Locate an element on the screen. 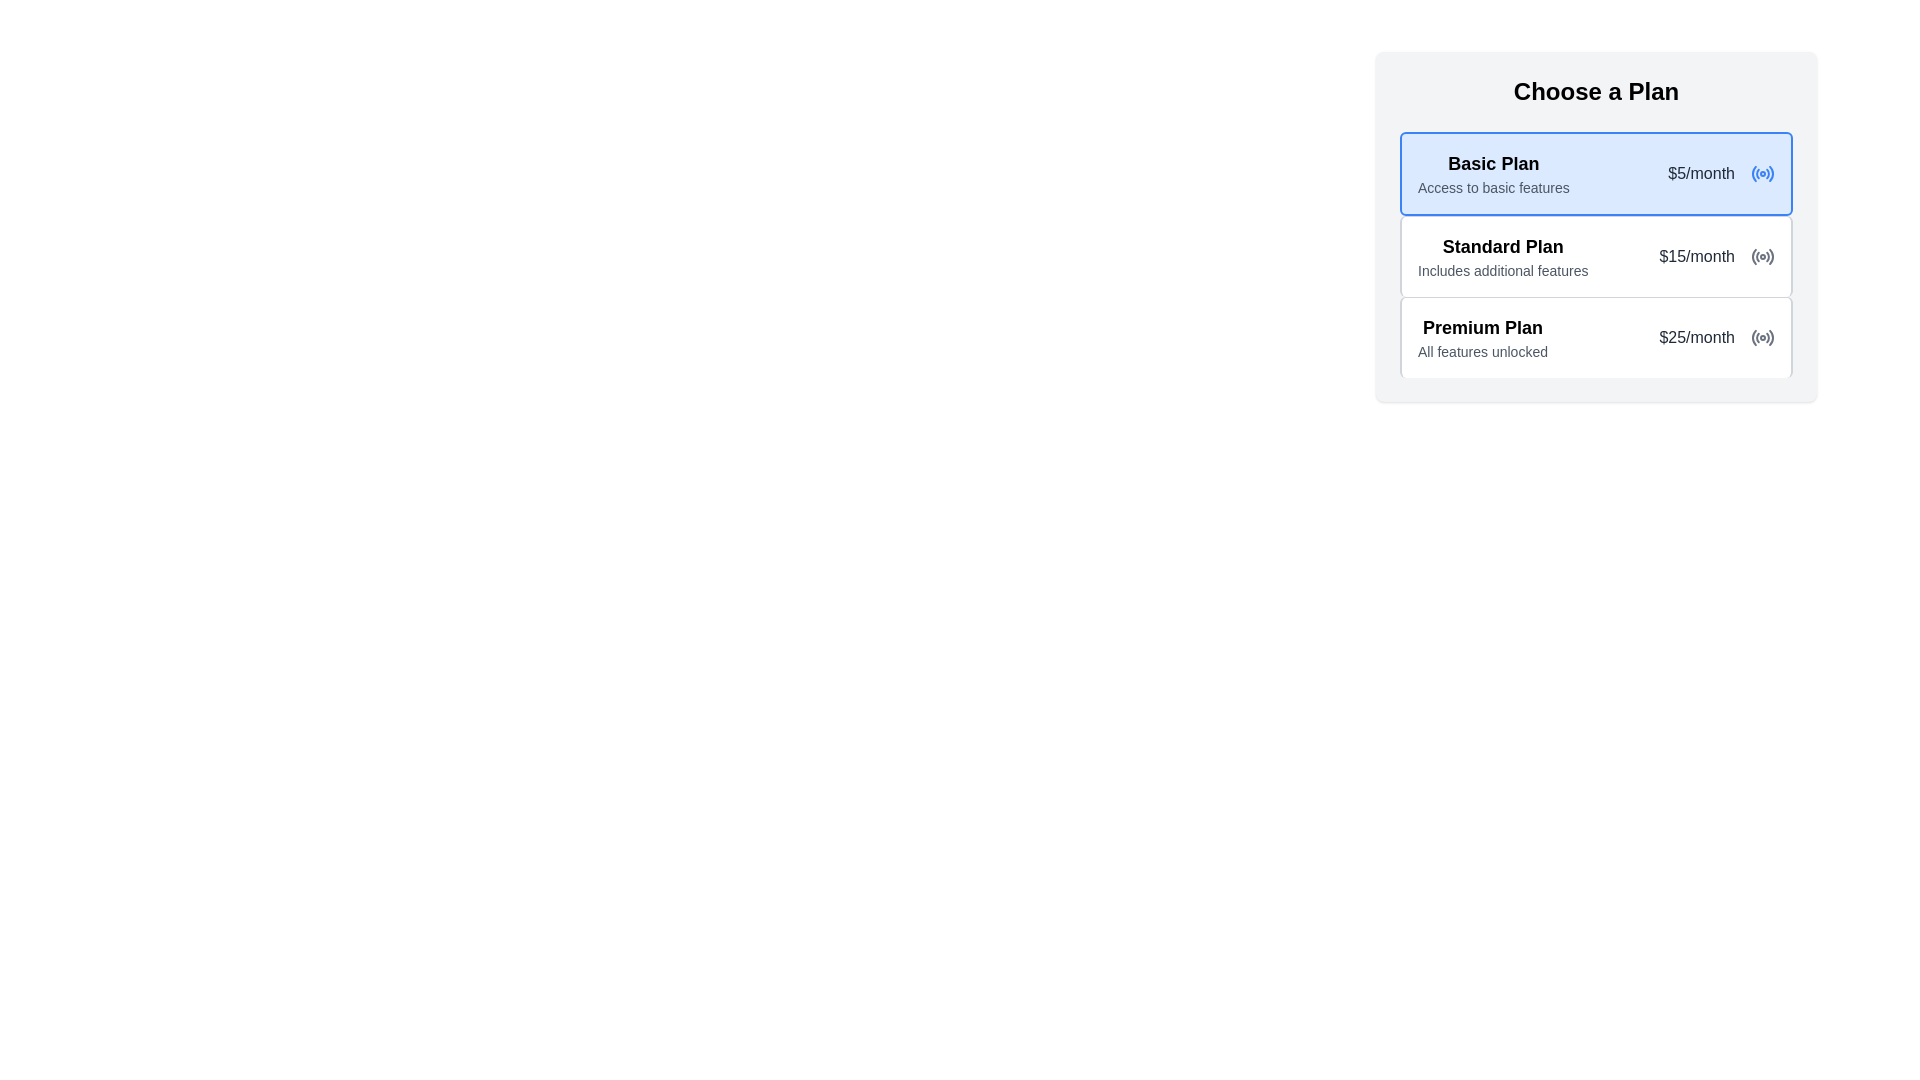 The height and width of the screenshot is (1080, 1920). pricing information displayed in the text label showing '$5/month' in dark gray color within the 'Basic Plan' information box is located at coordinates (1720, 172).